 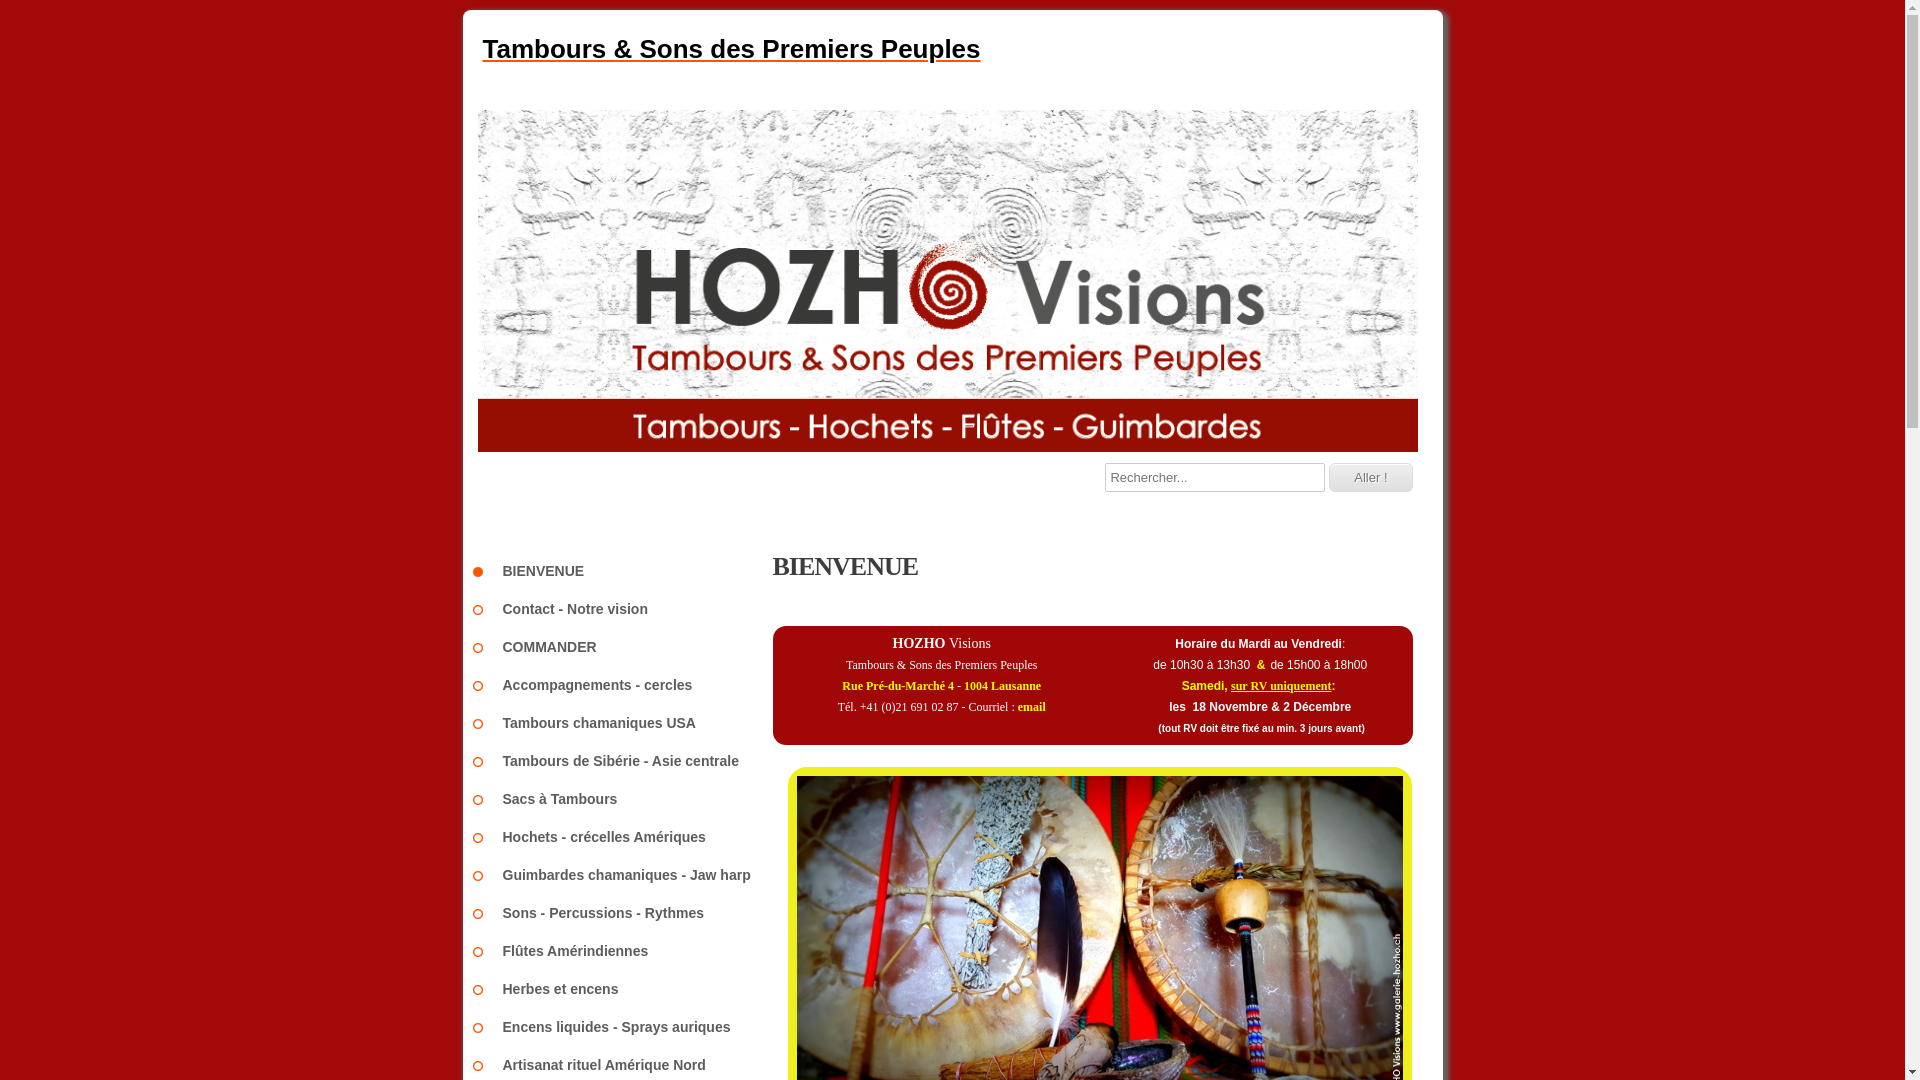 I want to click on 'Tambours chamaniques USA', so click(x=621, y=722).